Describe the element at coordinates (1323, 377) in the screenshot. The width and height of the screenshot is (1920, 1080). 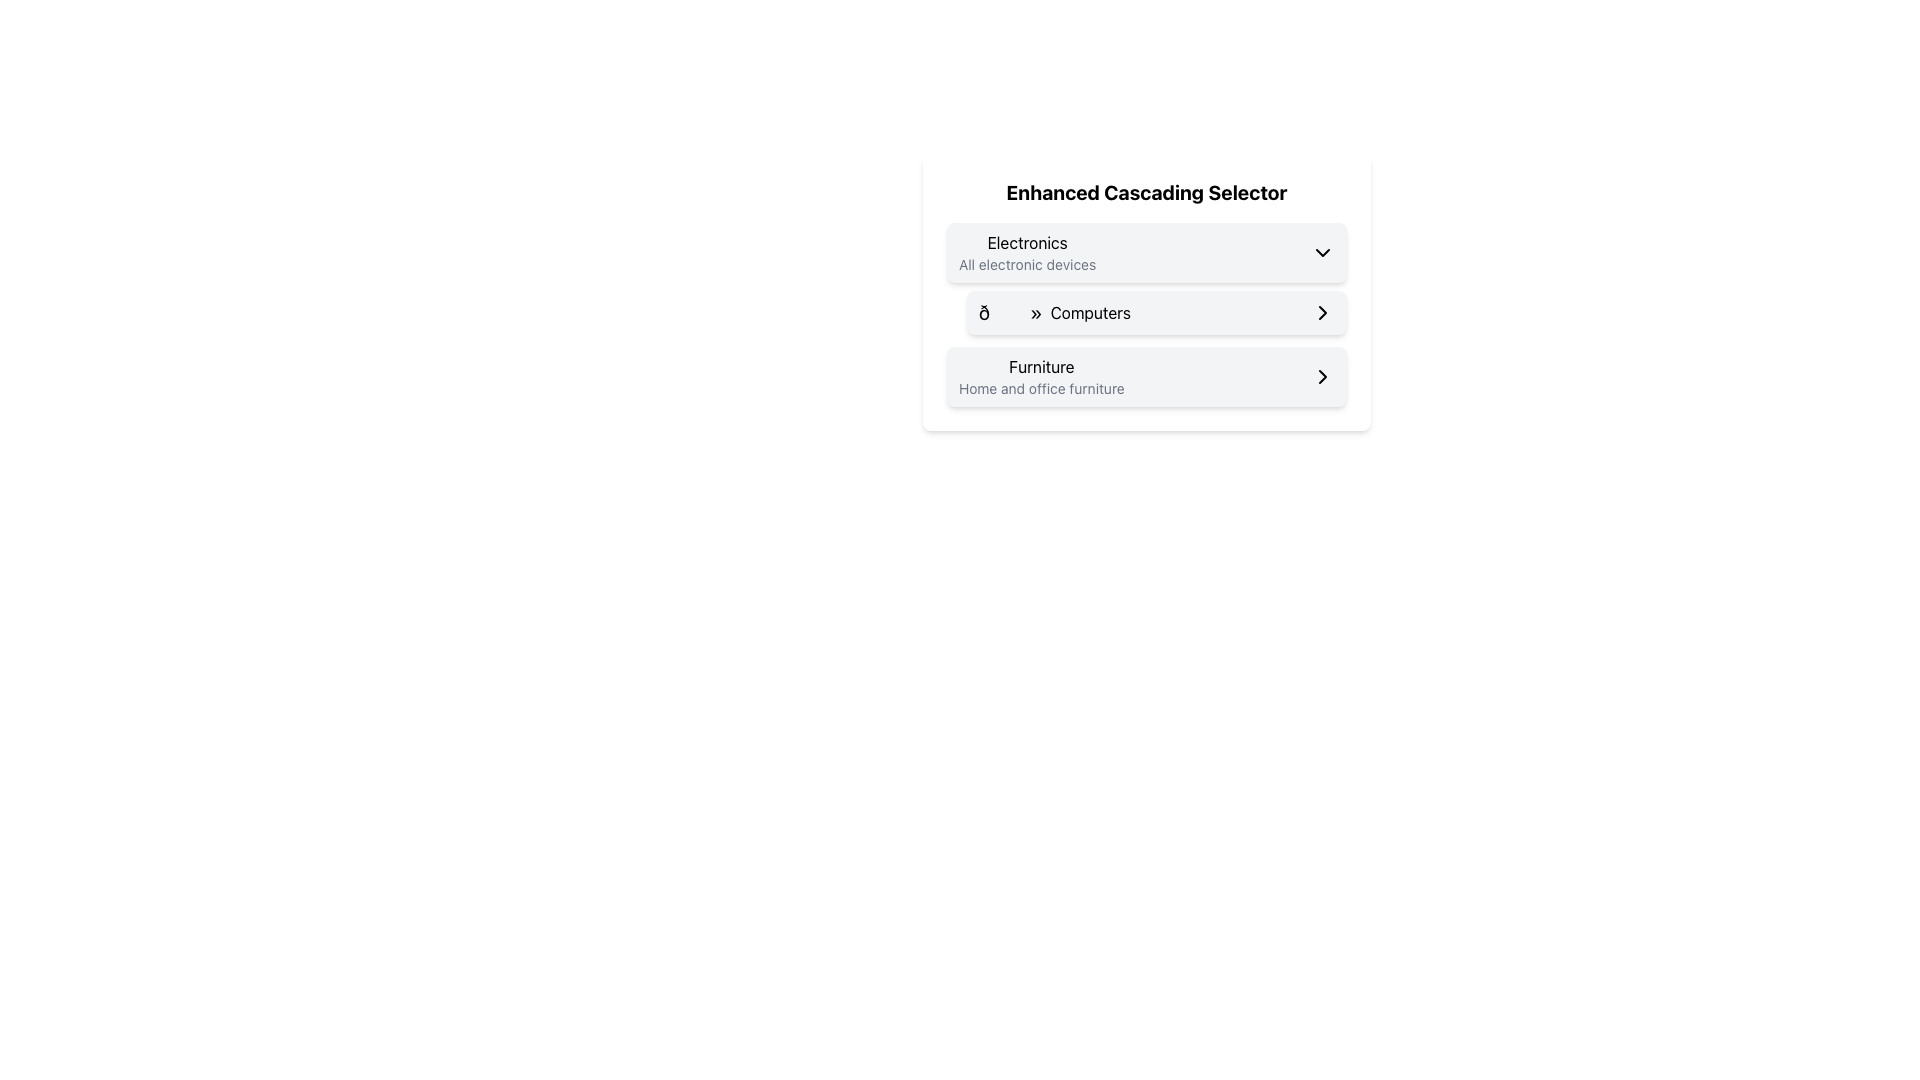
I see `the right chevron icon indicating navigation for the 'Furniture' option` at that location.